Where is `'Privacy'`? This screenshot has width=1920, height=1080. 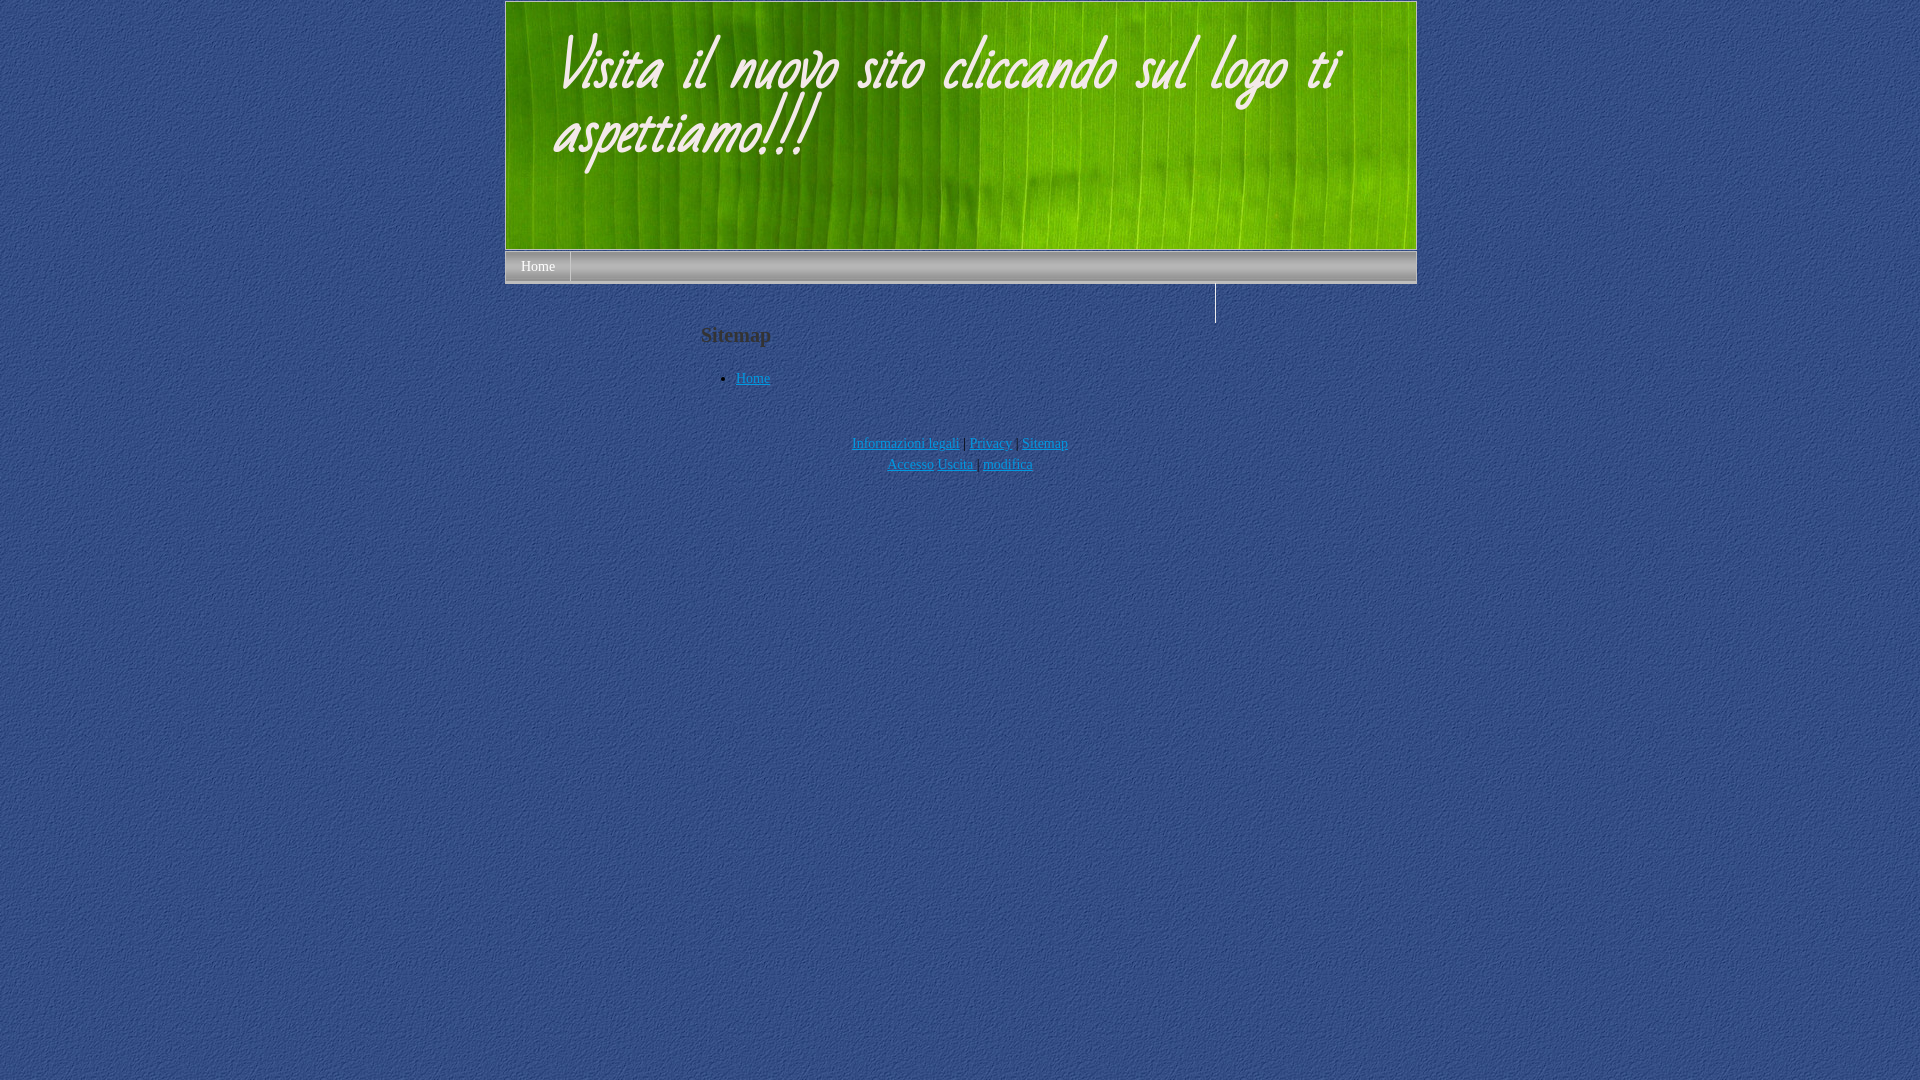
'Privacy' is located at coordinates (991, 442).